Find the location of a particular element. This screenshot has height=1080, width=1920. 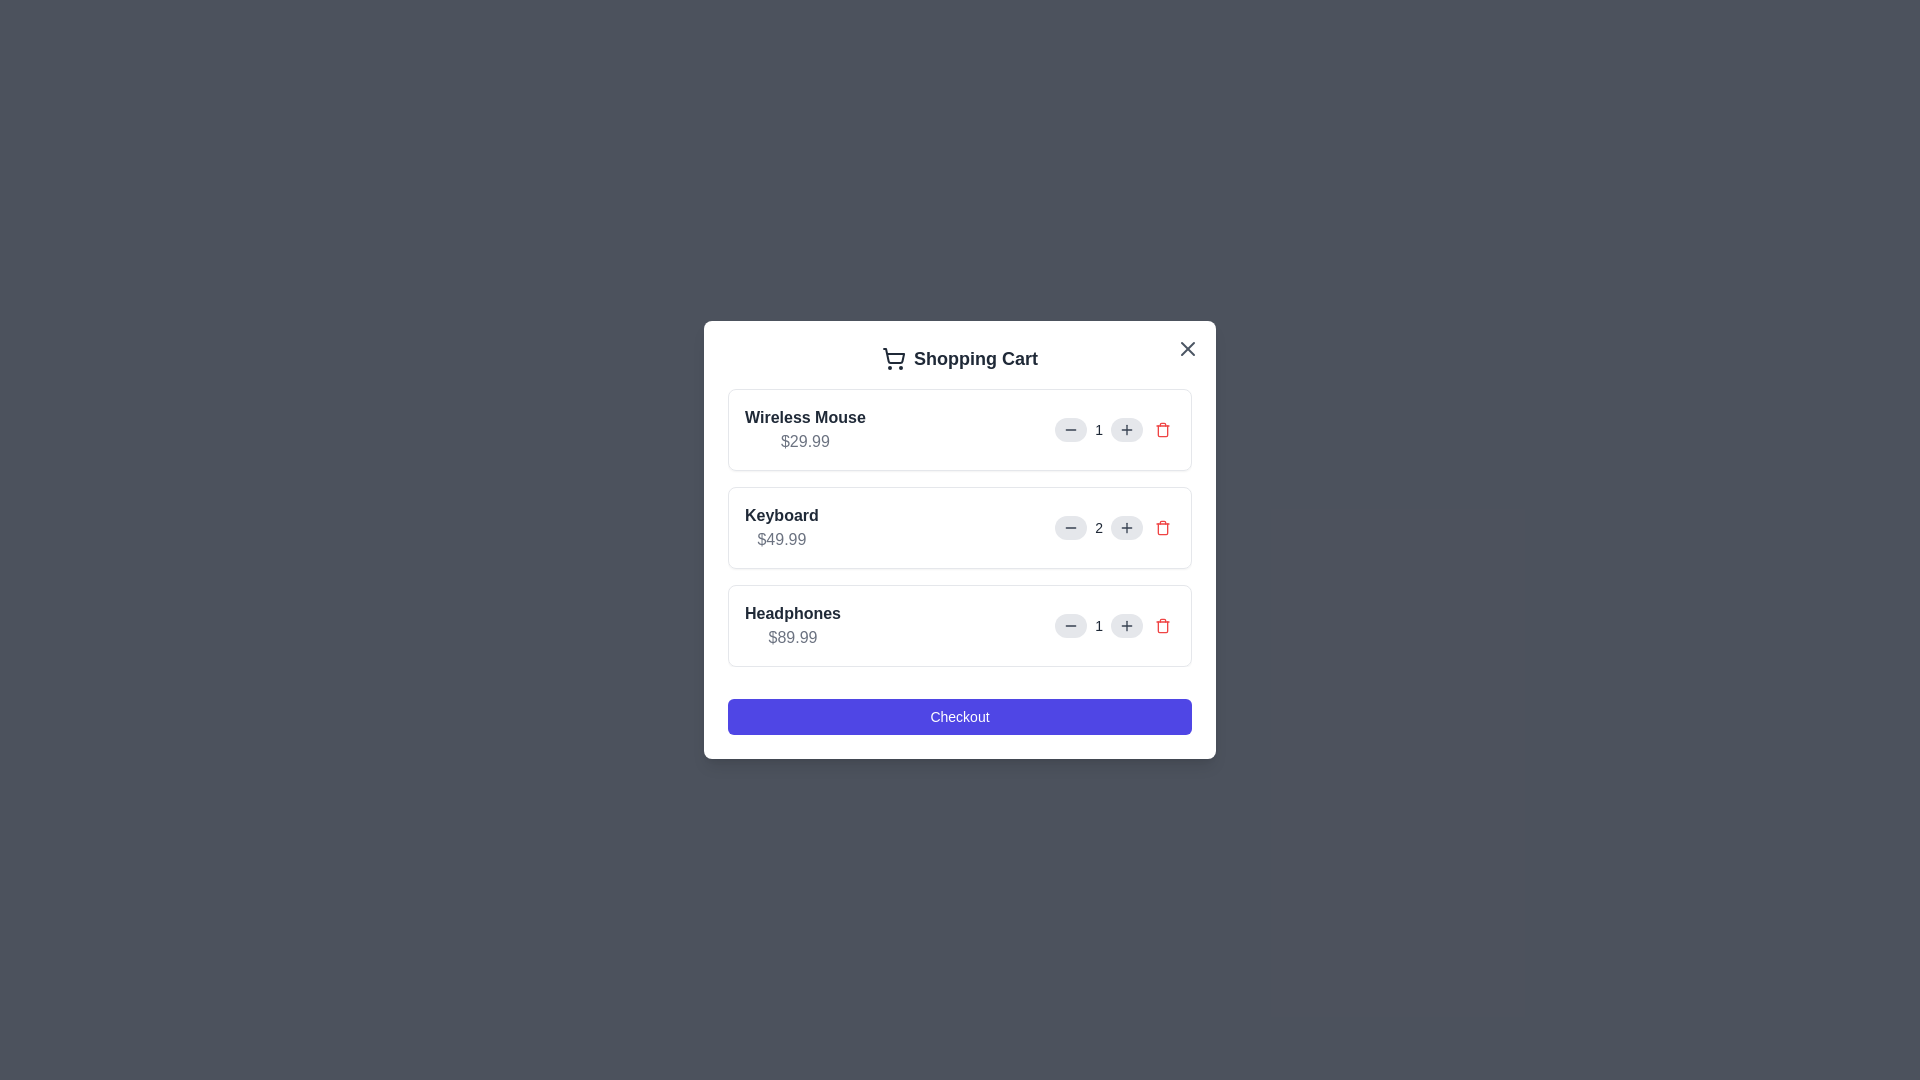

displayed quantity from the Numeric stepper control for the 'Keyboard' item in the shopping cart, located in the second row after 'Wireless Mouse' and before 'Headphones' is located at coordinates (1114, 527).